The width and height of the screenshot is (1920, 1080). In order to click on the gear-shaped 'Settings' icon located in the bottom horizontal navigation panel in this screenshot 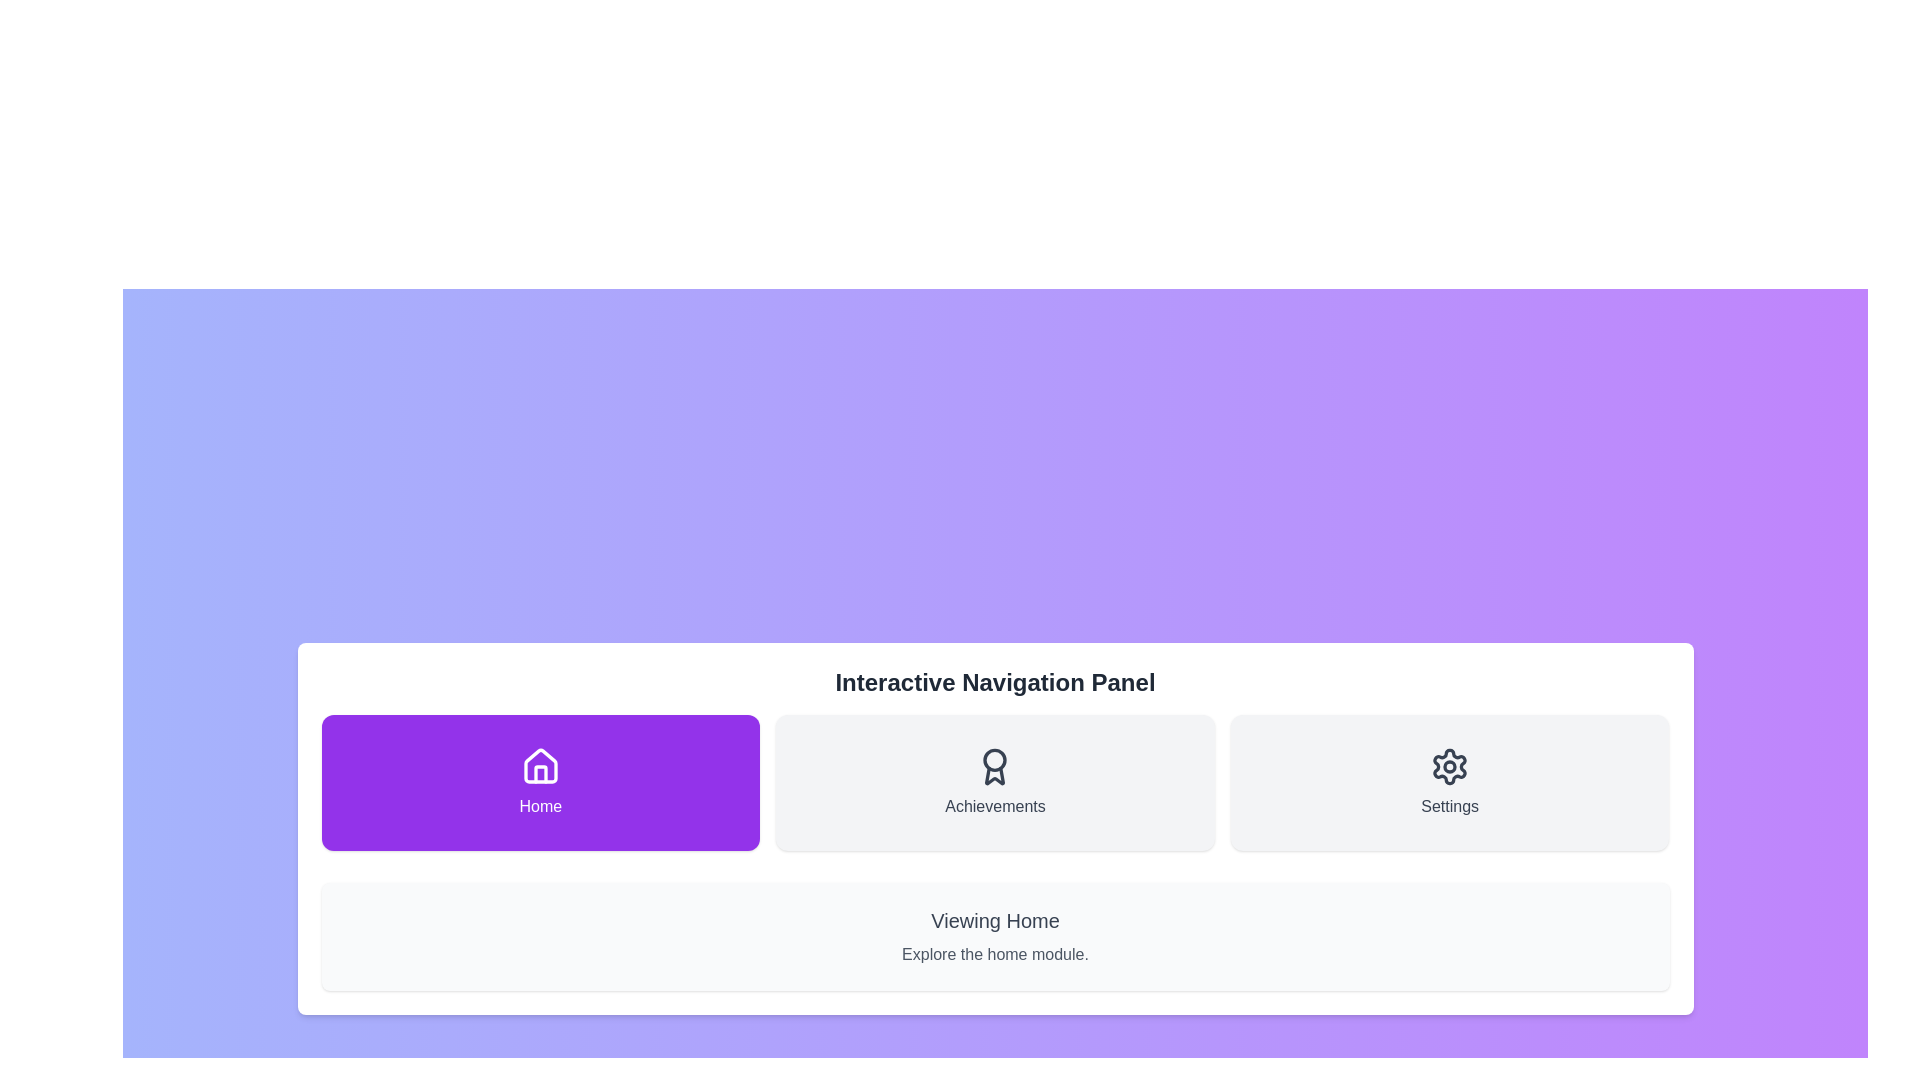, I will do `click(1449, 766)`.